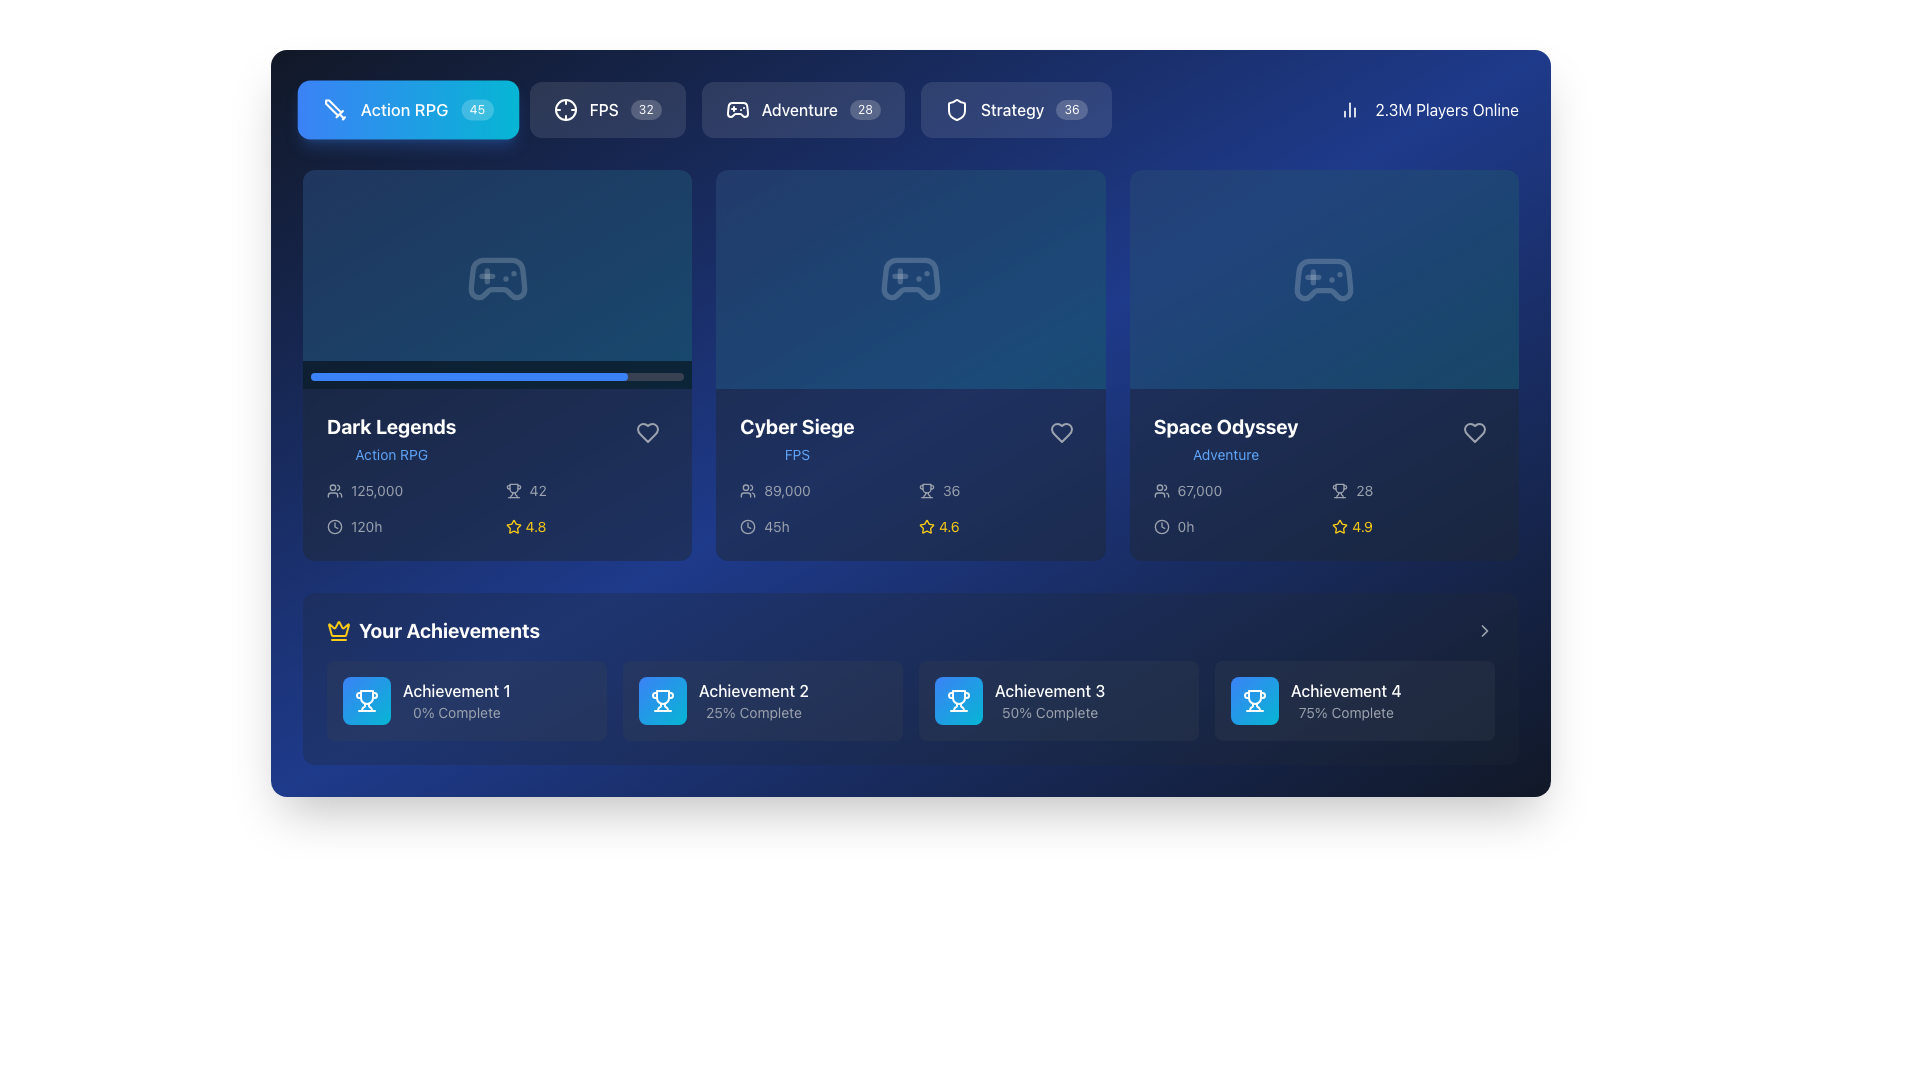 The width and height of the screenshot is (1920, 1080). Describe the element at coordinates (925, 490) in the screenshot. I see `the trophy icon element located in the 'Cyber Siege' card section, positioned to the left of the numeric value '36'` at that location.